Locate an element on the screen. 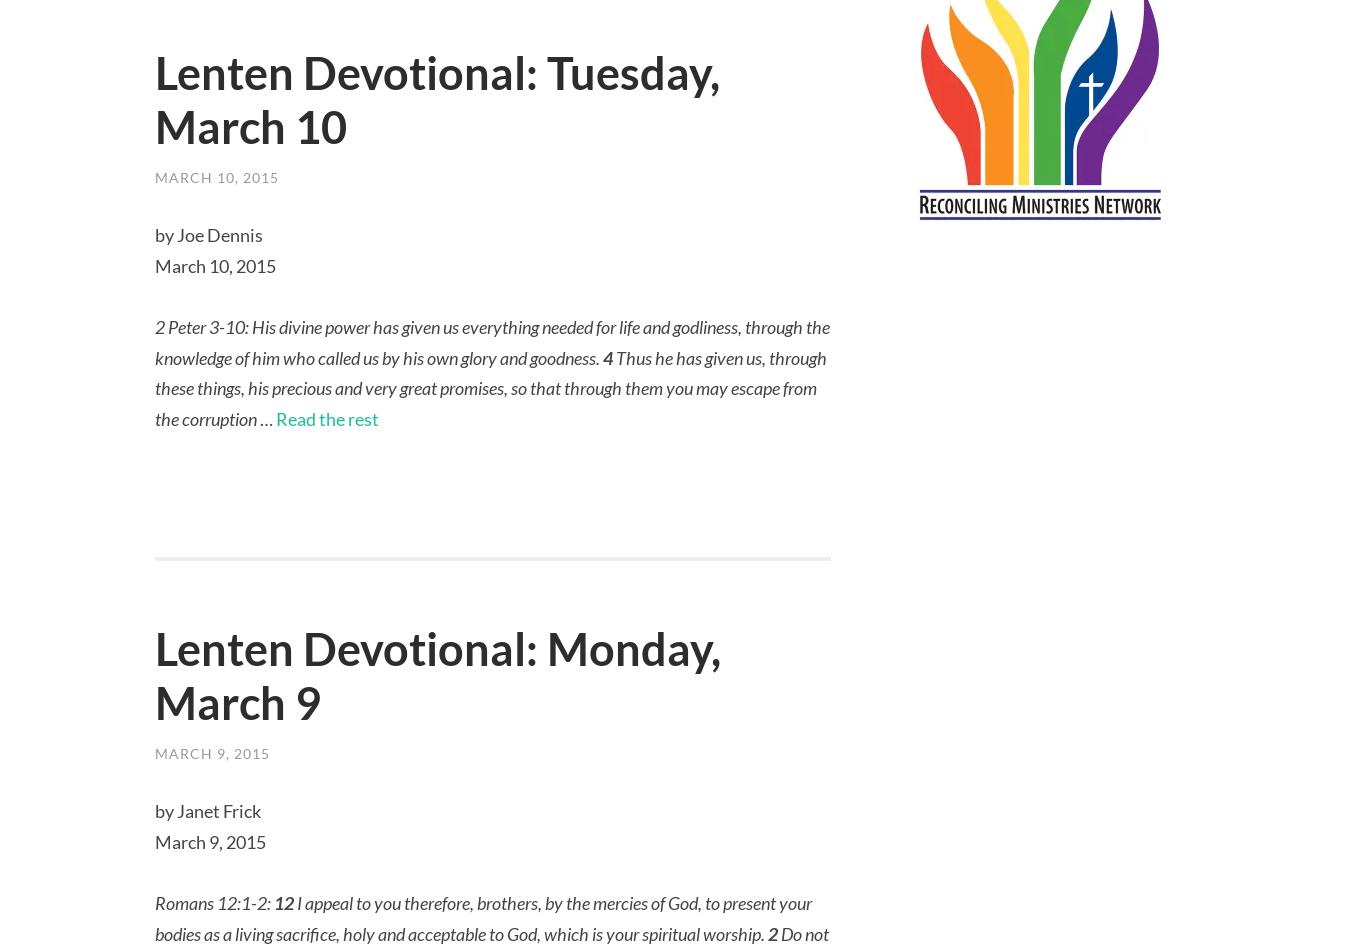 Image resolution: width=1350 pixels, height=947 pixels. 'Lenten Devotional: Monday, March 9' is located at coordinates (437, 674).